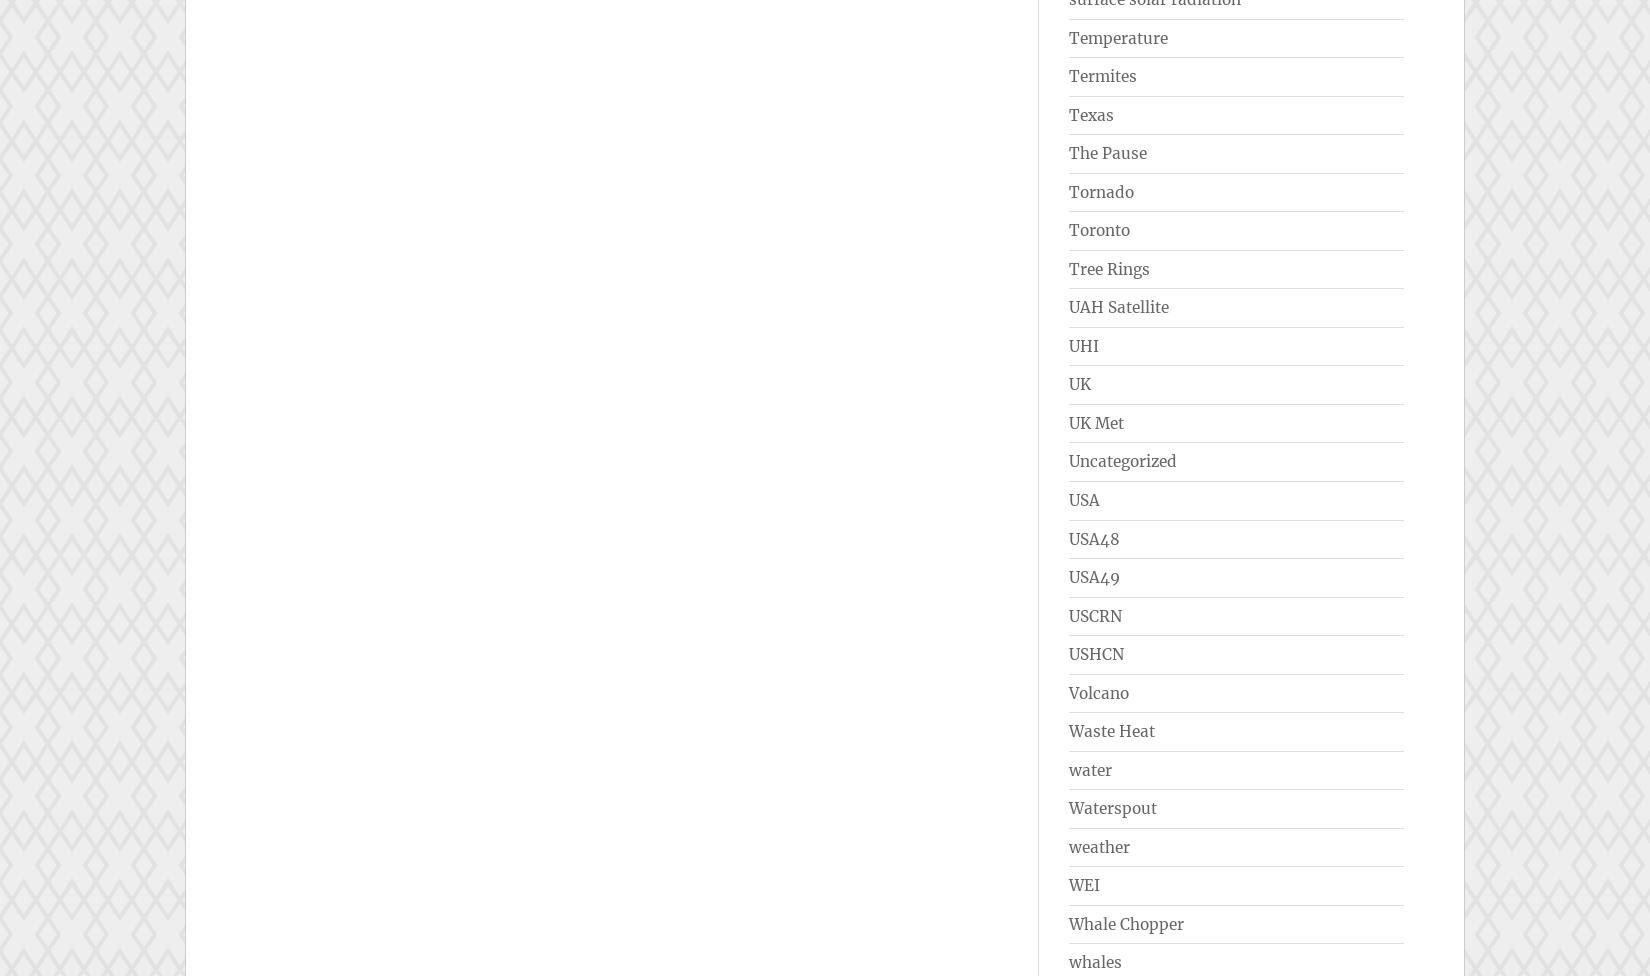 The image size is (1650, 976). What do you see at coordinates (1096, 421) in the screenshot?
I see `'UK Met'` at bounding box center [1096, 421].